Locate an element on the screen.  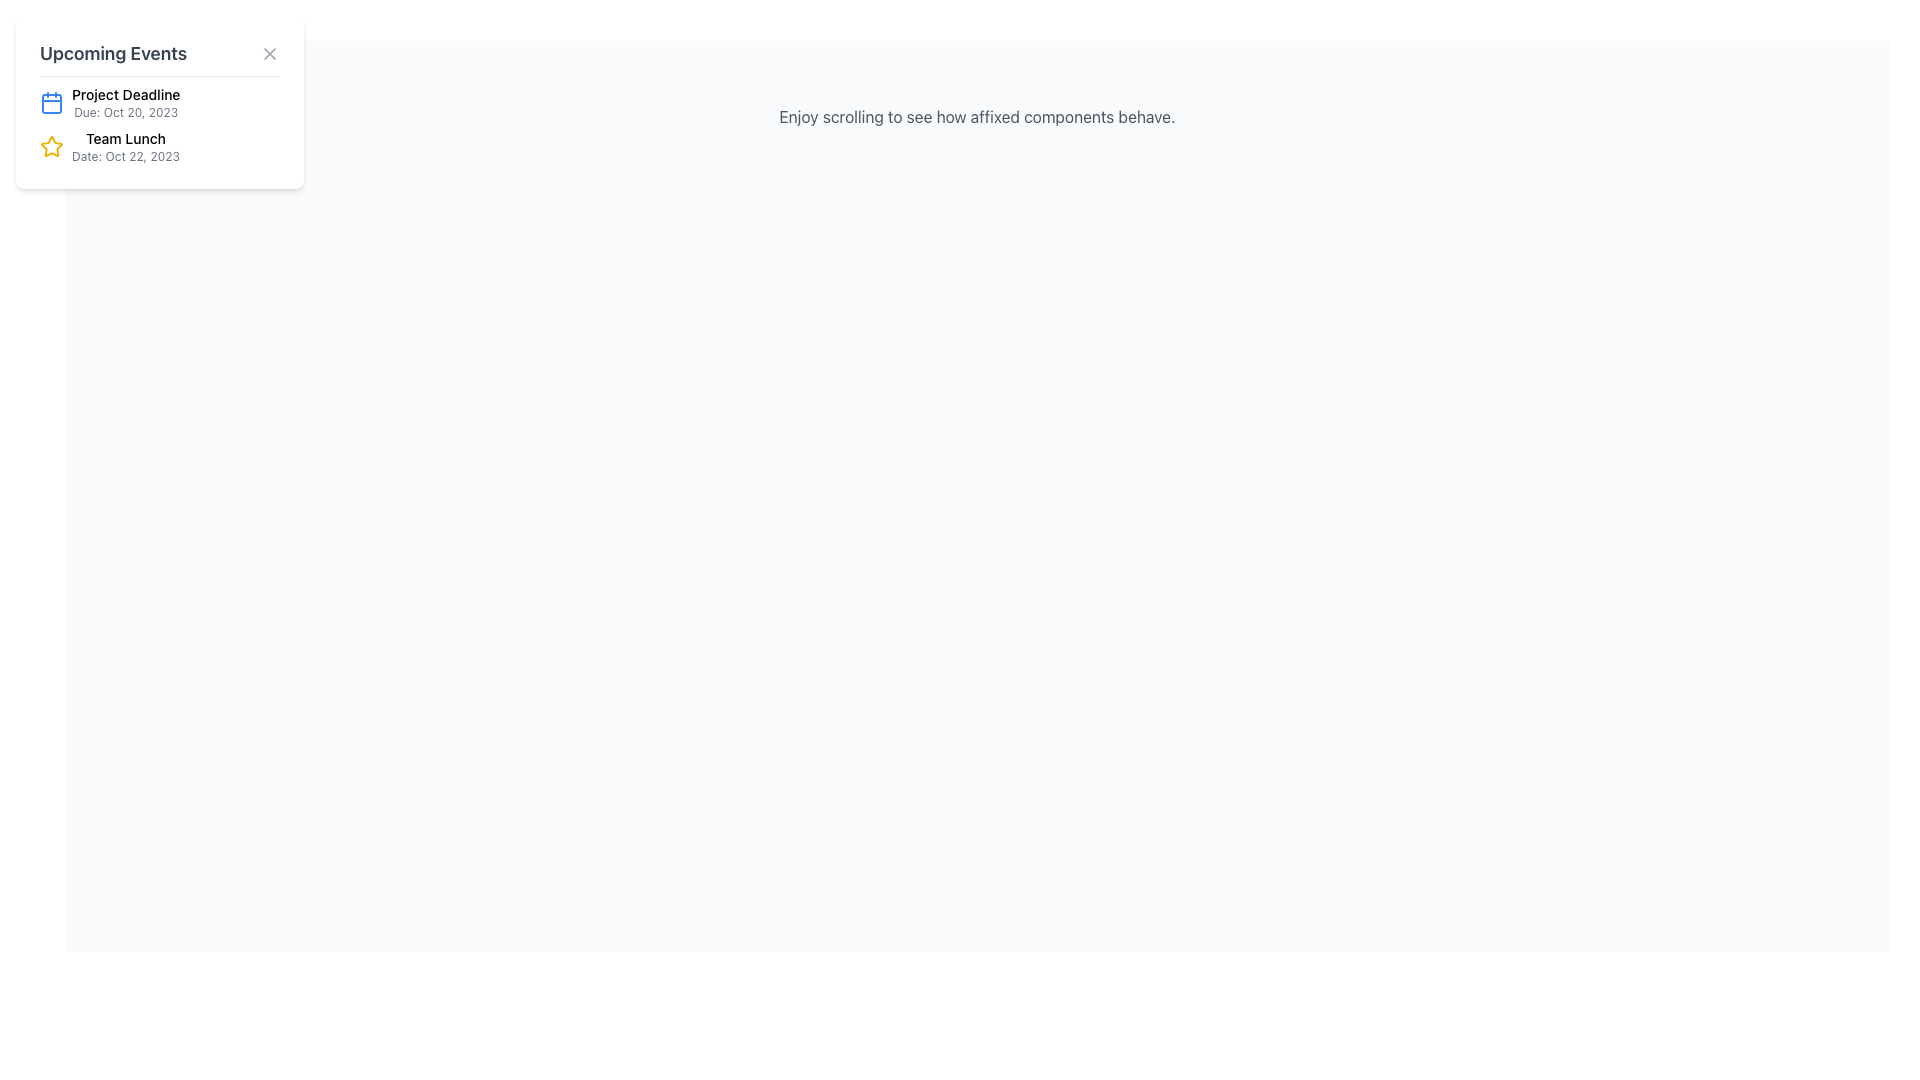
the text element that displays 'Enjoy scrolling to see how affixed components behave.' centered on a white background is located at coordinates (977, 116).